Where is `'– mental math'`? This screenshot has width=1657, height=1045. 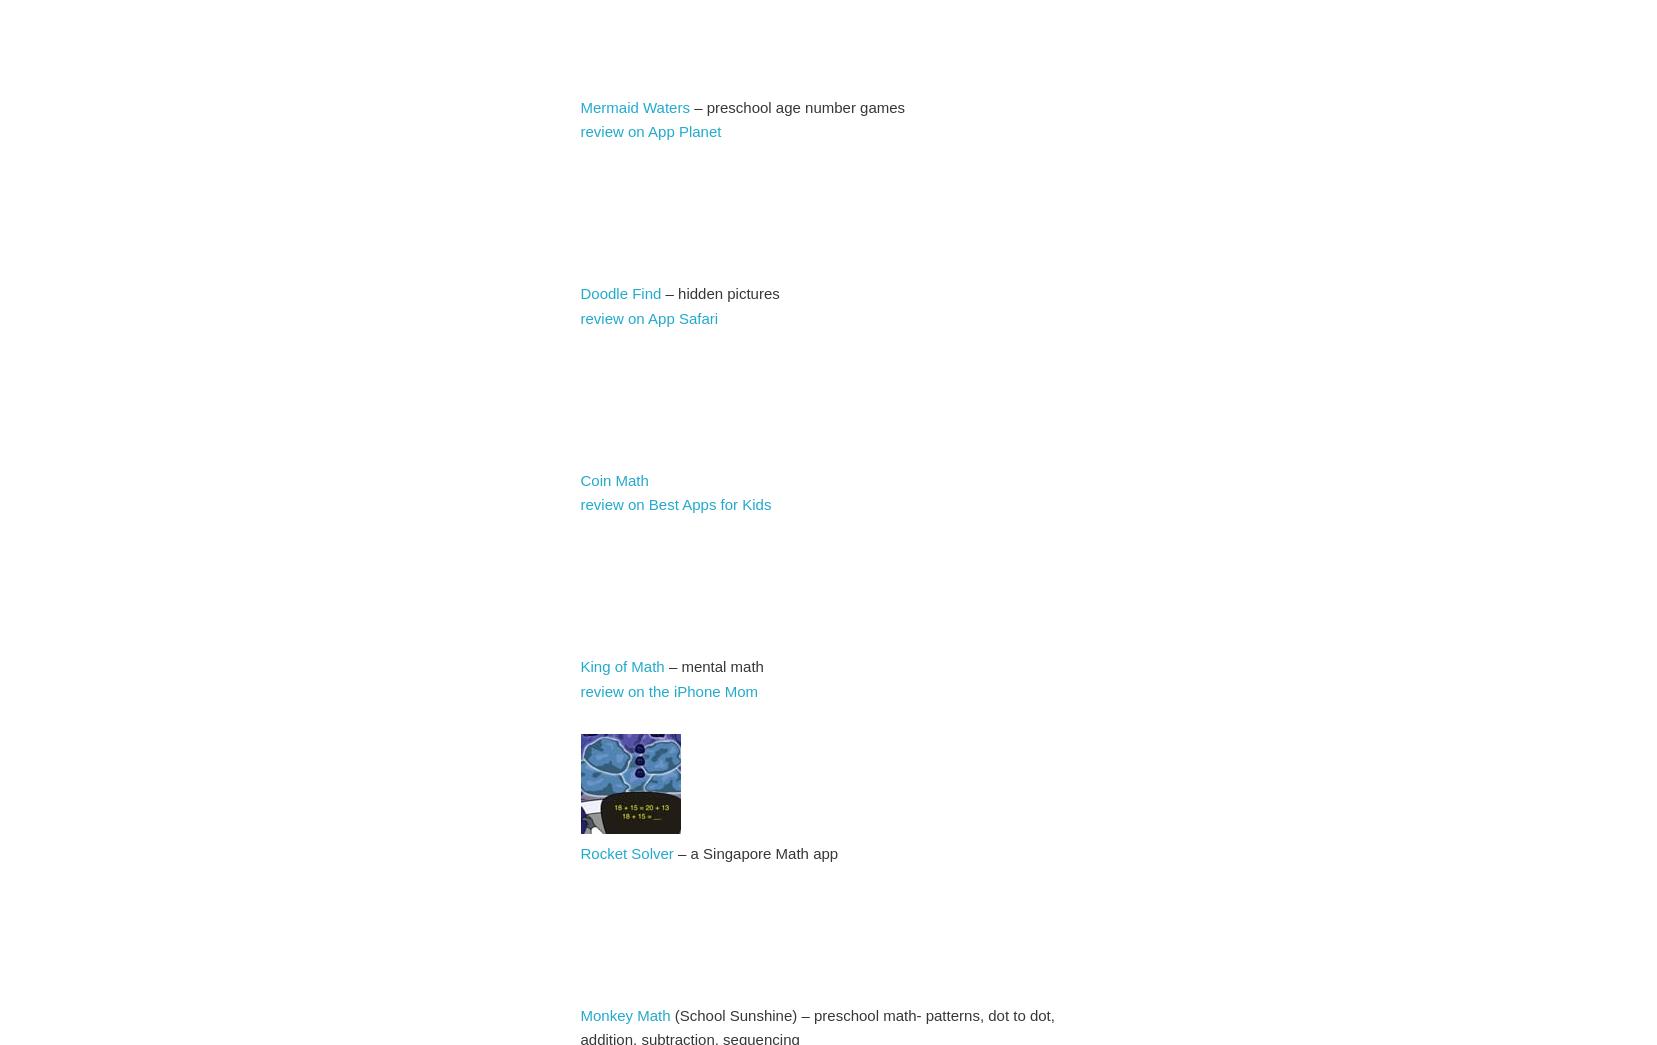
'– mental math' is located at coordinates (712, 666).